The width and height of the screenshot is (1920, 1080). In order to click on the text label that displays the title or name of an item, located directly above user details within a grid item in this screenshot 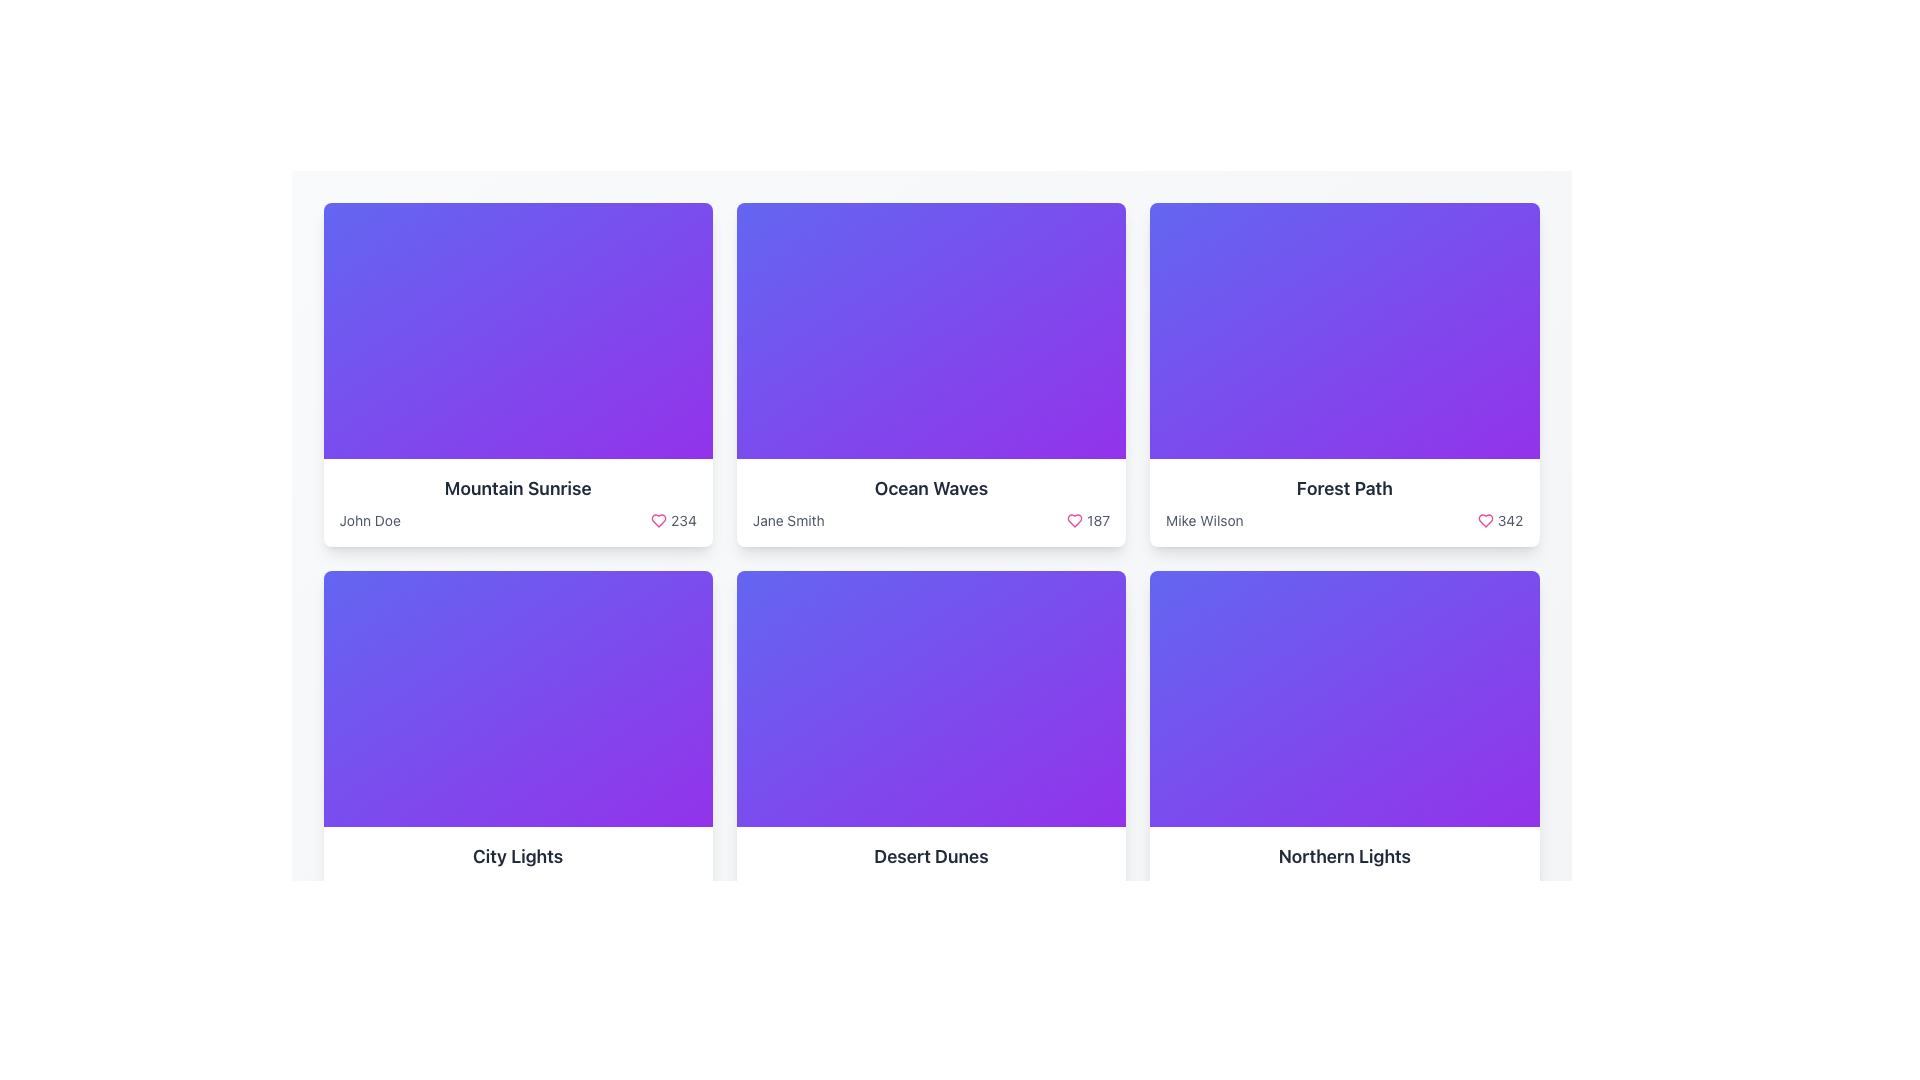, I will do `click(518, 489)`.